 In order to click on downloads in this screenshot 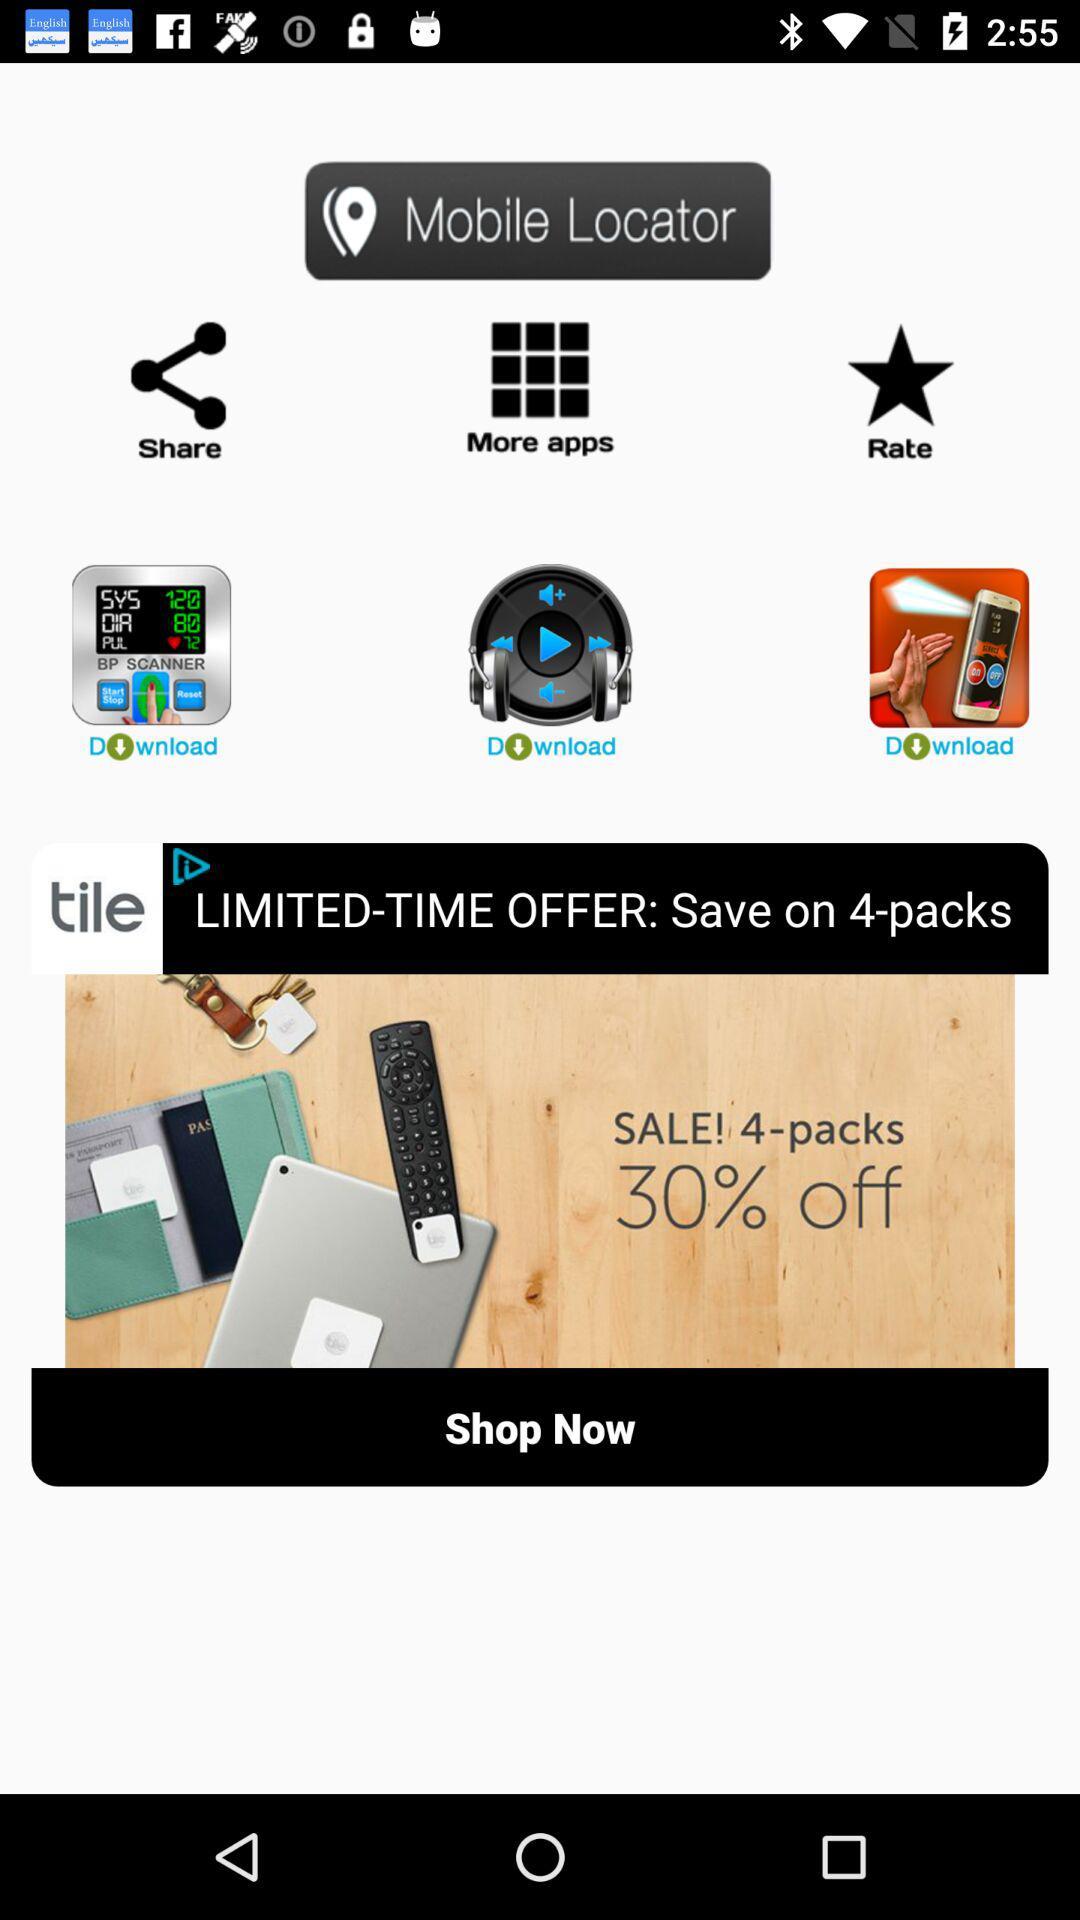, I will do `click(540, 653)`.